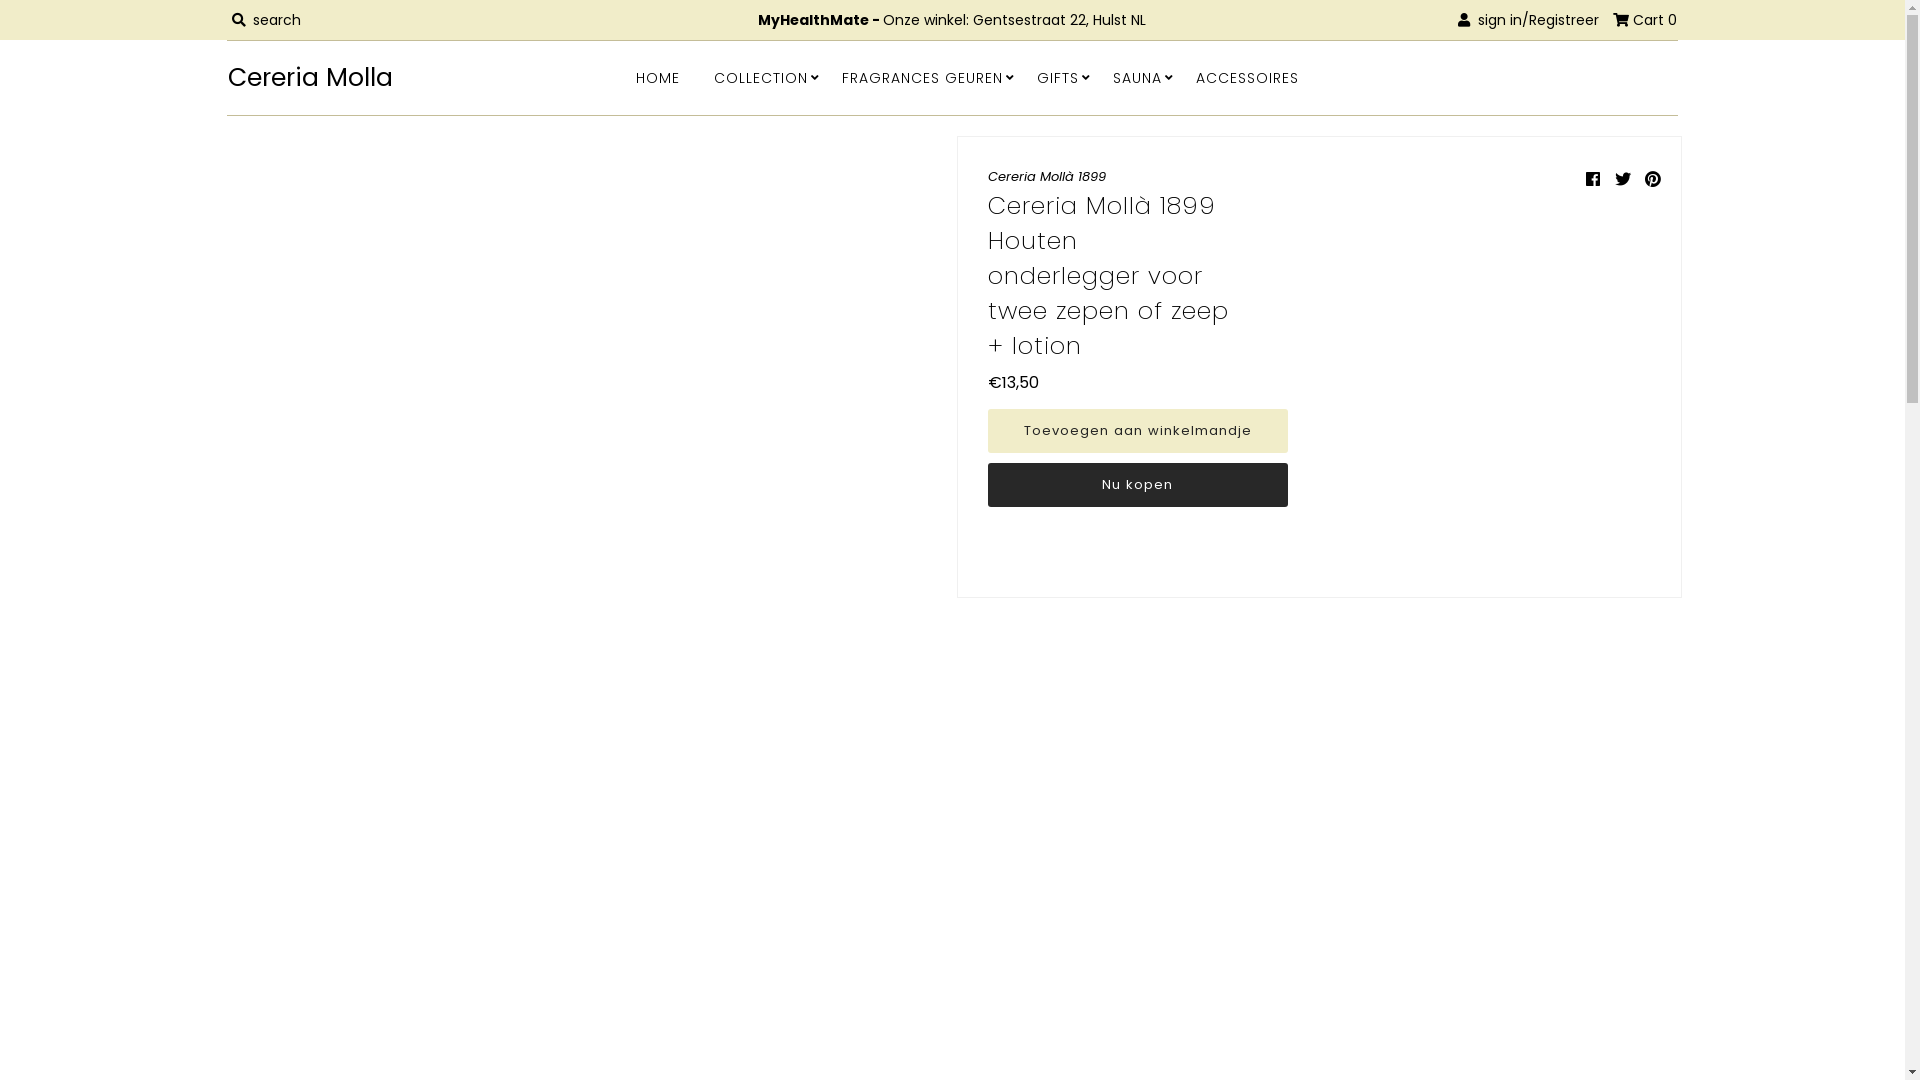 Image resolution: width=1920 pixels, height=1080 pixels. I want to click on 'HOME', so click(619, 76).